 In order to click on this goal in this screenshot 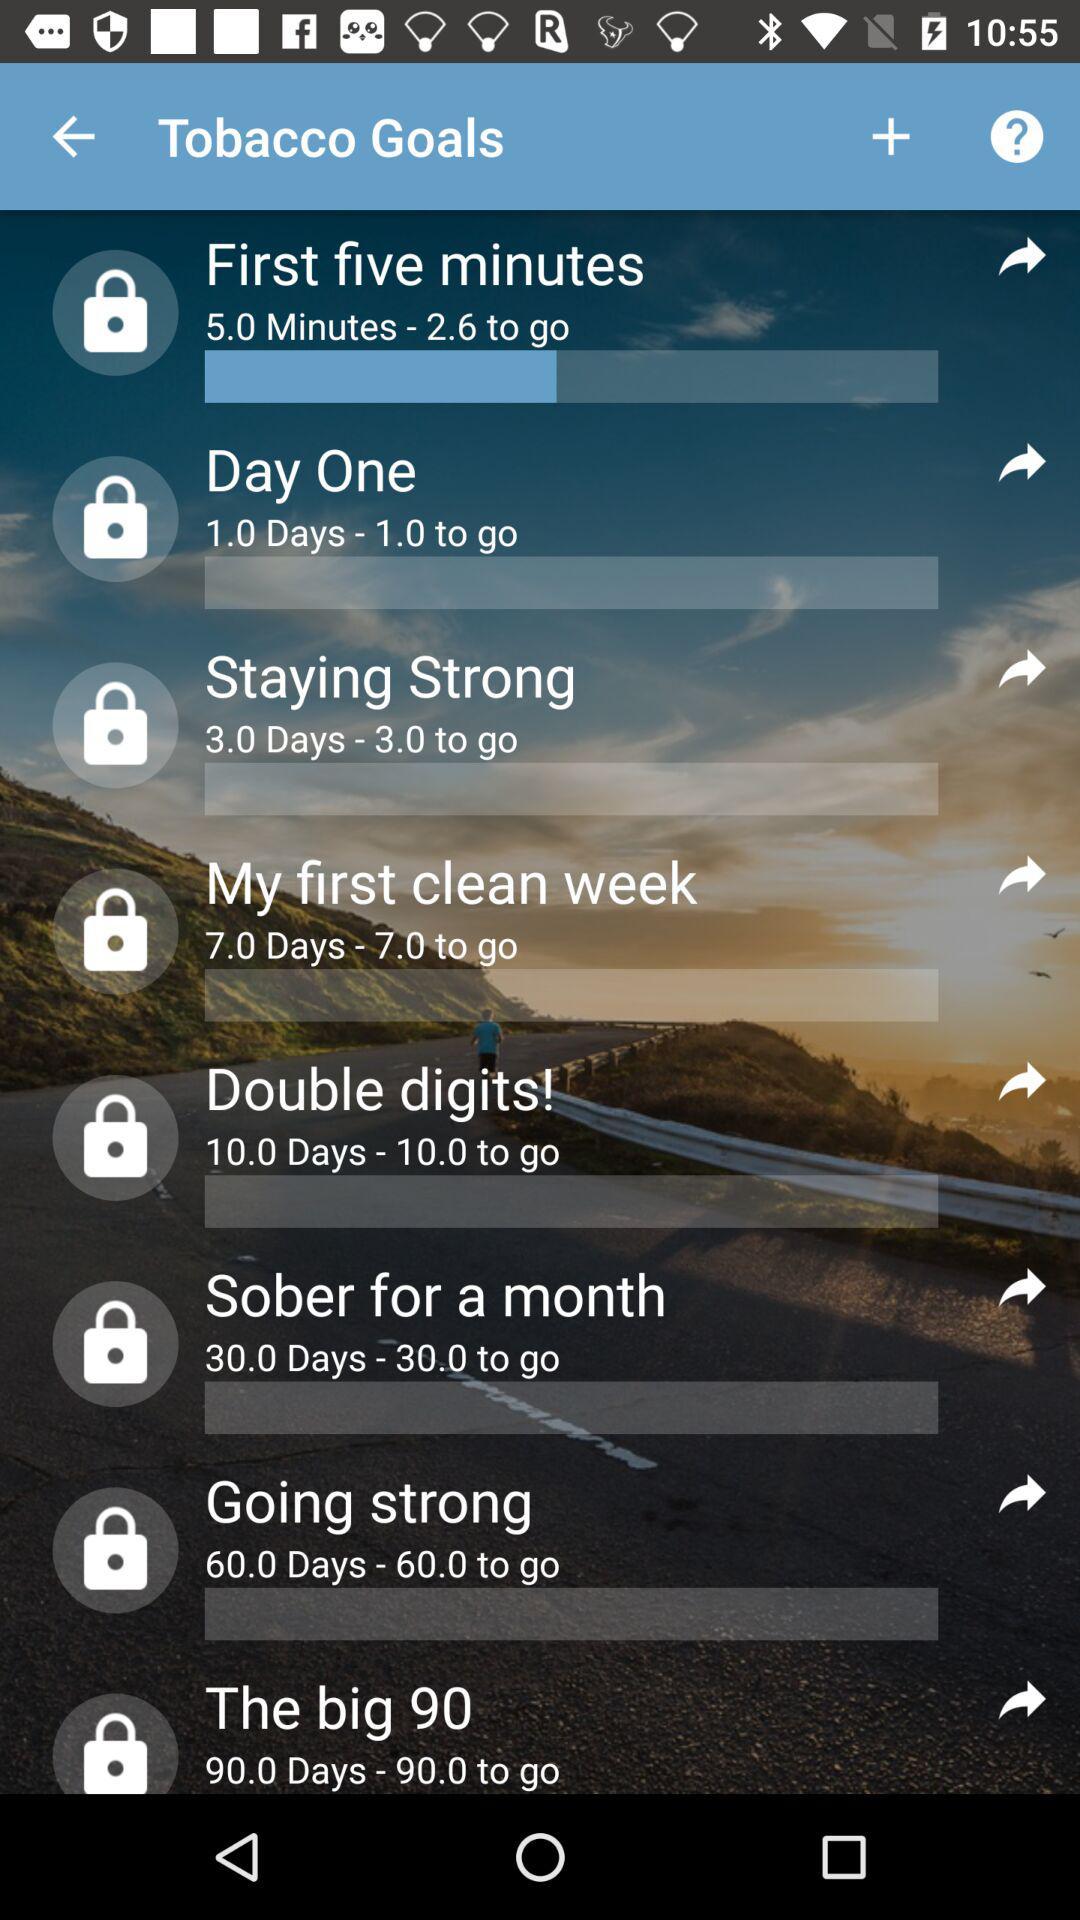, I will do `click(1022, 253)`.